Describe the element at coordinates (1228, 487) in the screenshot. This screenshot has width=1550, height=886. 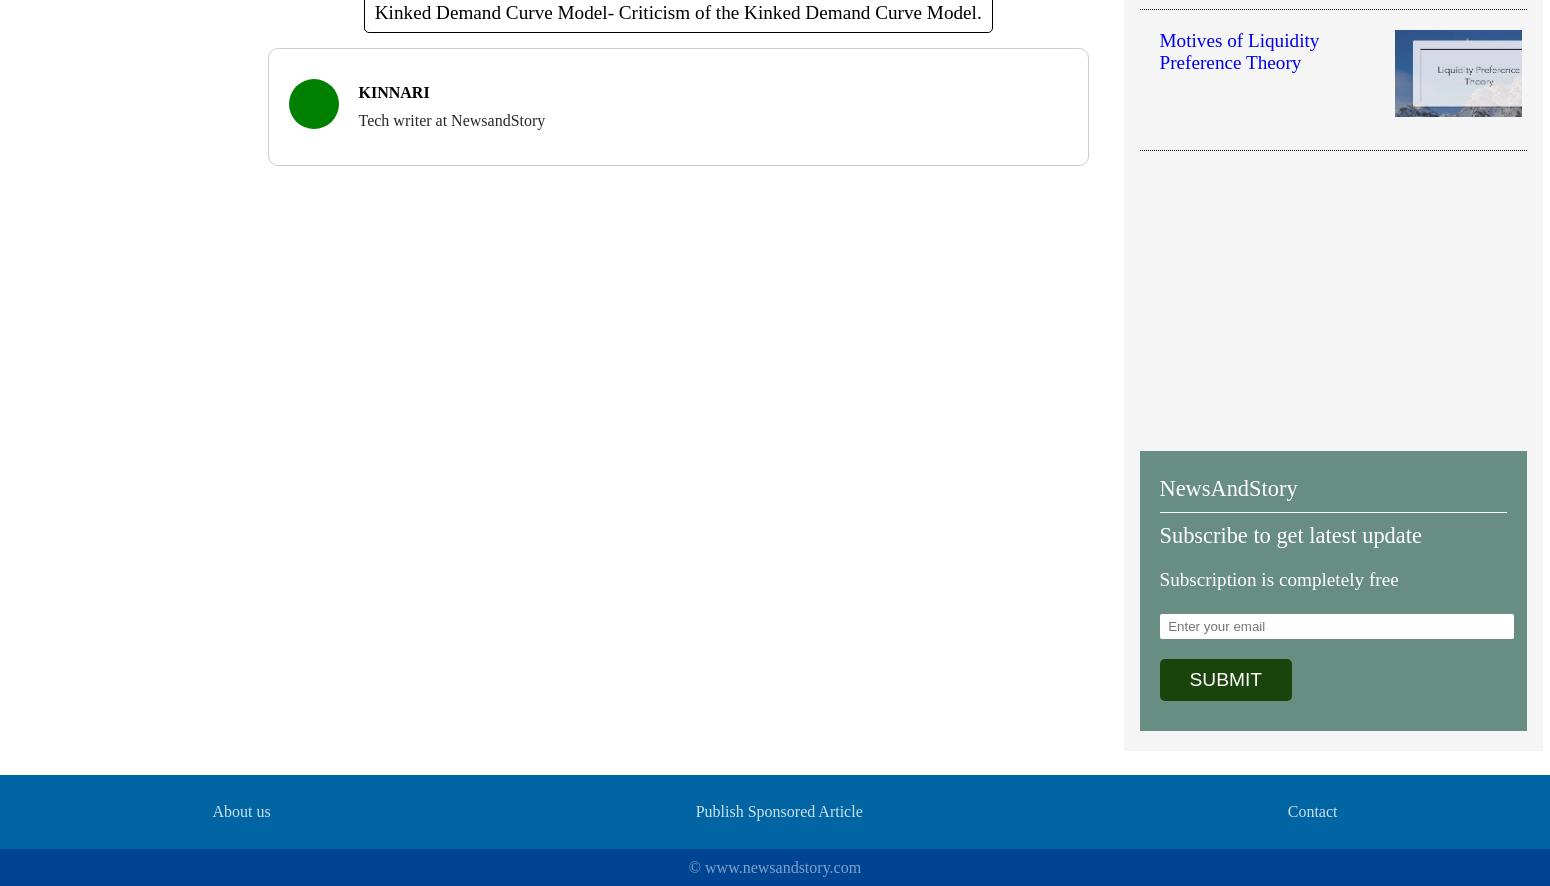
I see `'NewsAndStory'` at that location.